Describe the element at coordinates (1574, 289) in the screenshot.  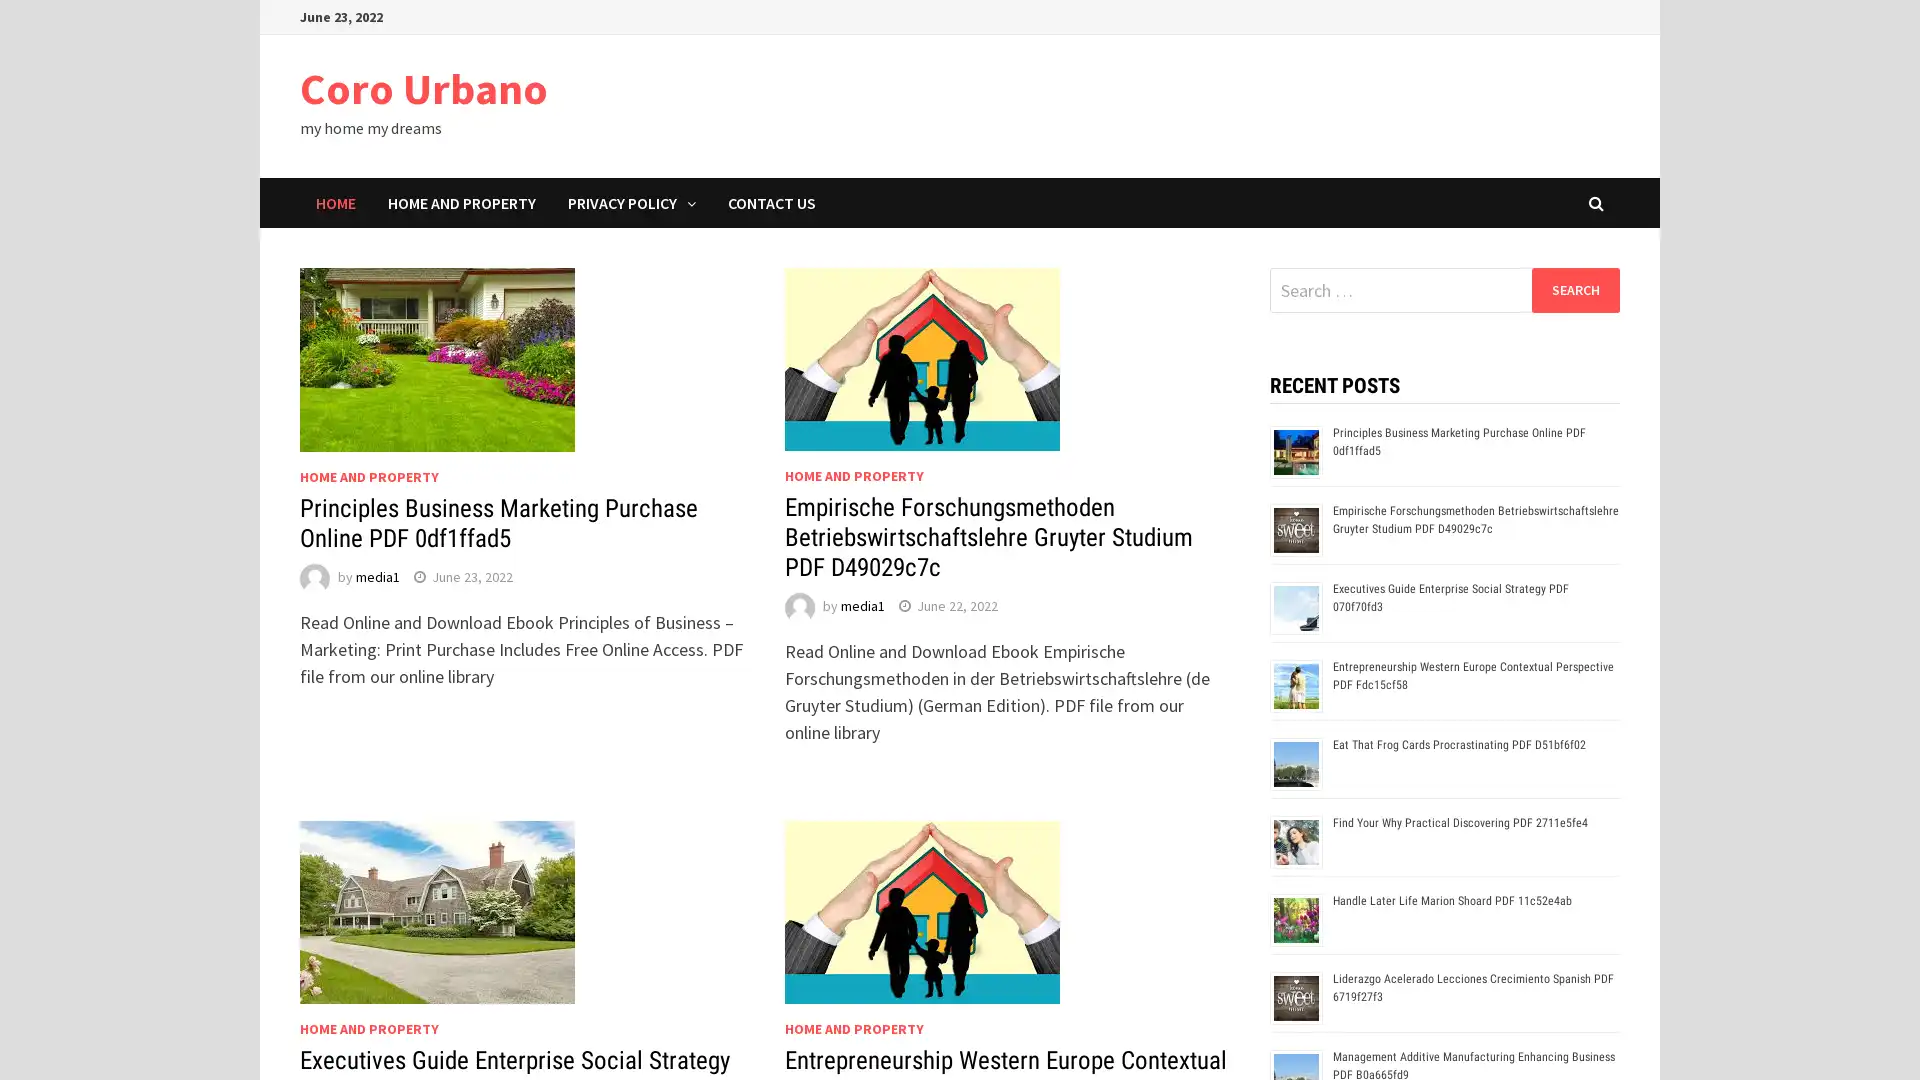
I see `Search` at that location.